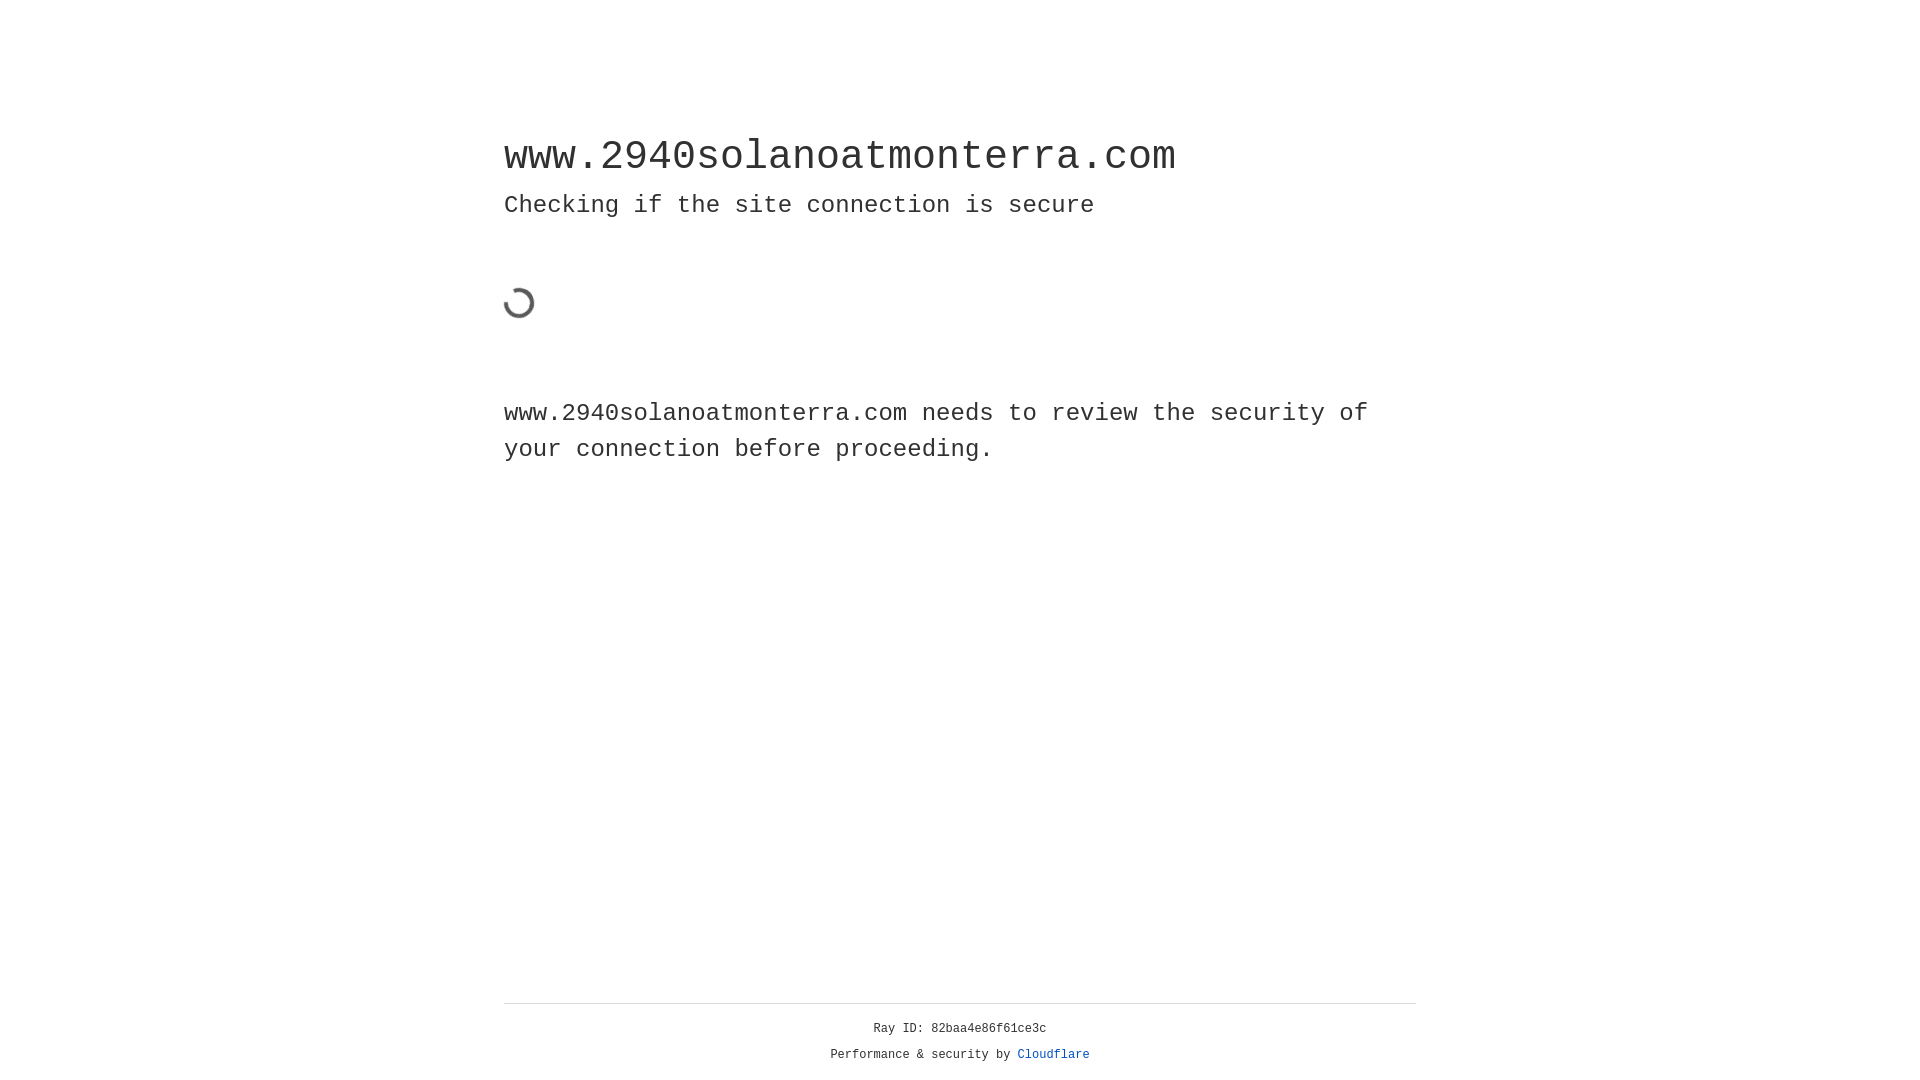 The width and height of the screenshot is (1920, 1080). I want to click on 'Cloudflare', so click(1017, 1054).